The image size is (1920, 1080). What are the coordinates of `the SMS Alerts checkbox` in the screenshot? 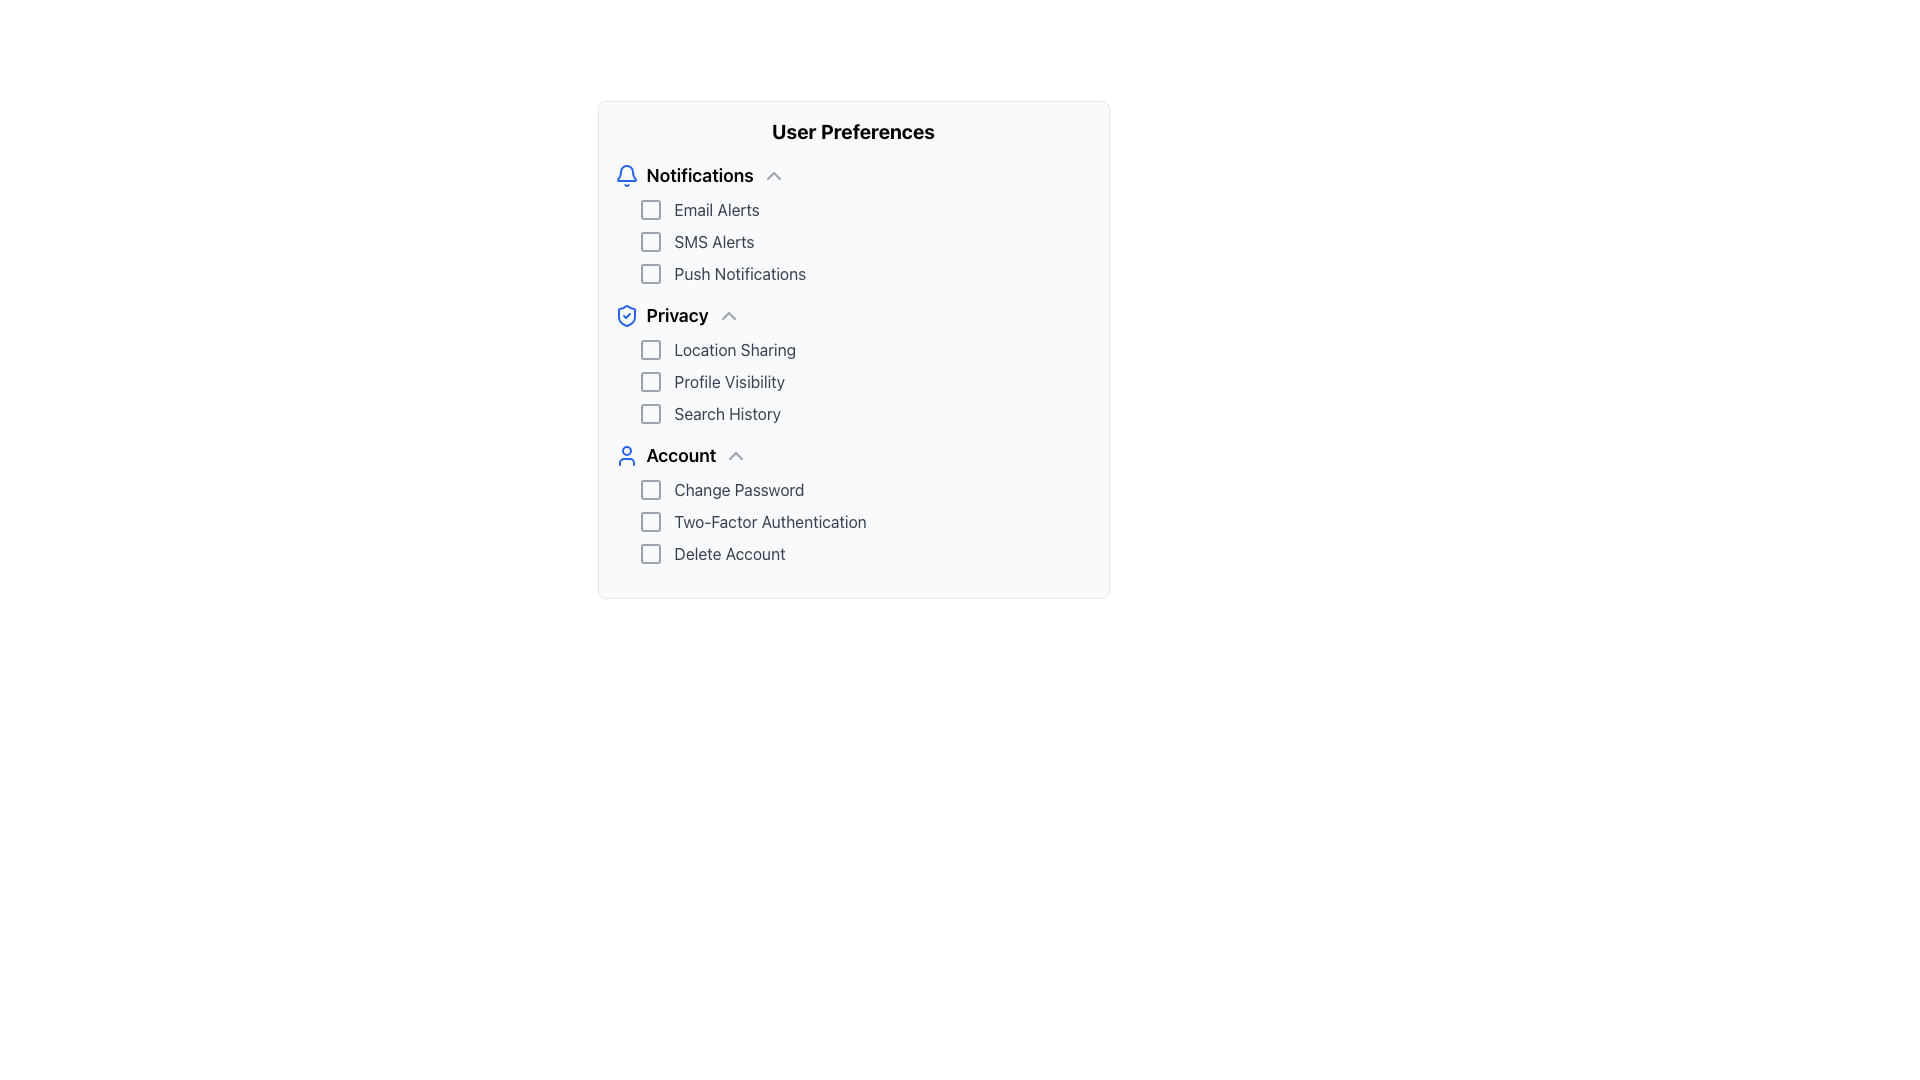 It's located at (650, 241).